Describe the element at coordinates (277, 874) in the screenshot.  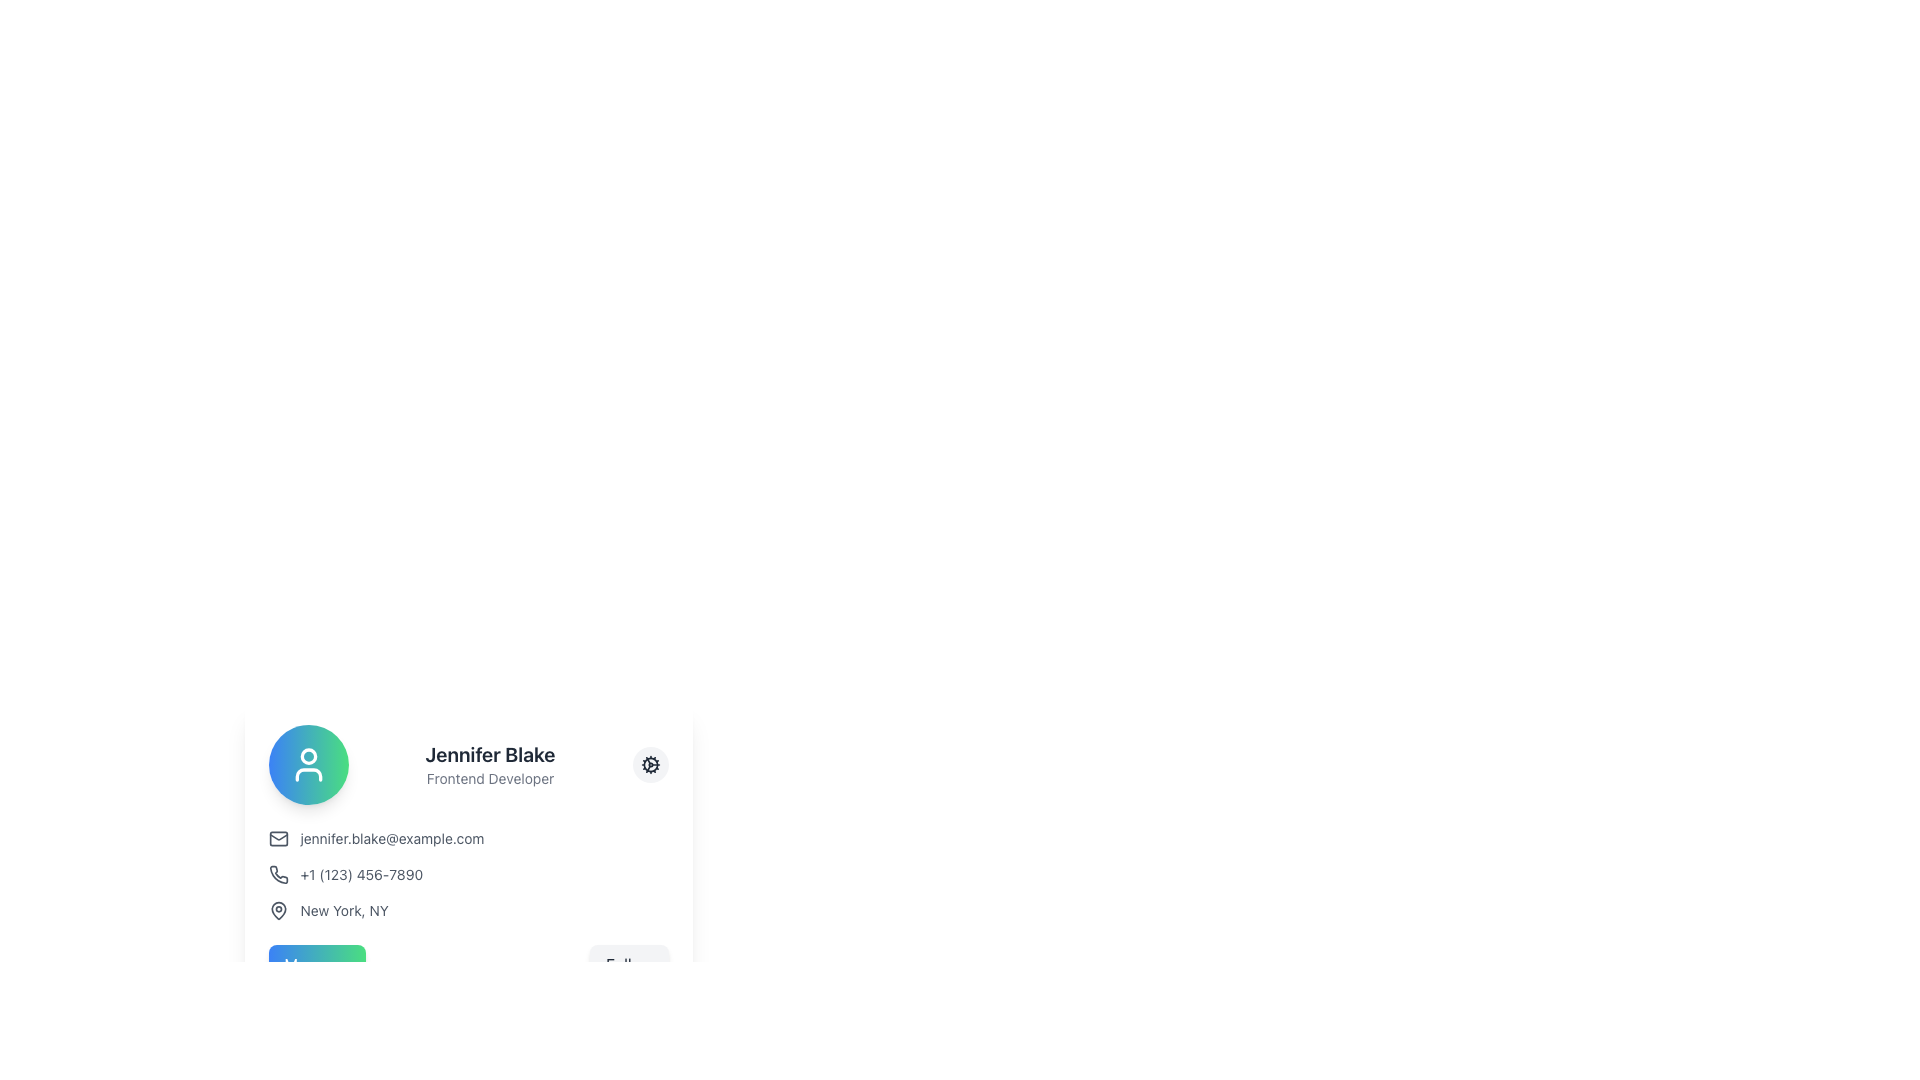
I see `the phone icon located to the left of the text '+1 (123) 456-7890' in the contact detail row of the user profile card interface` at that location.